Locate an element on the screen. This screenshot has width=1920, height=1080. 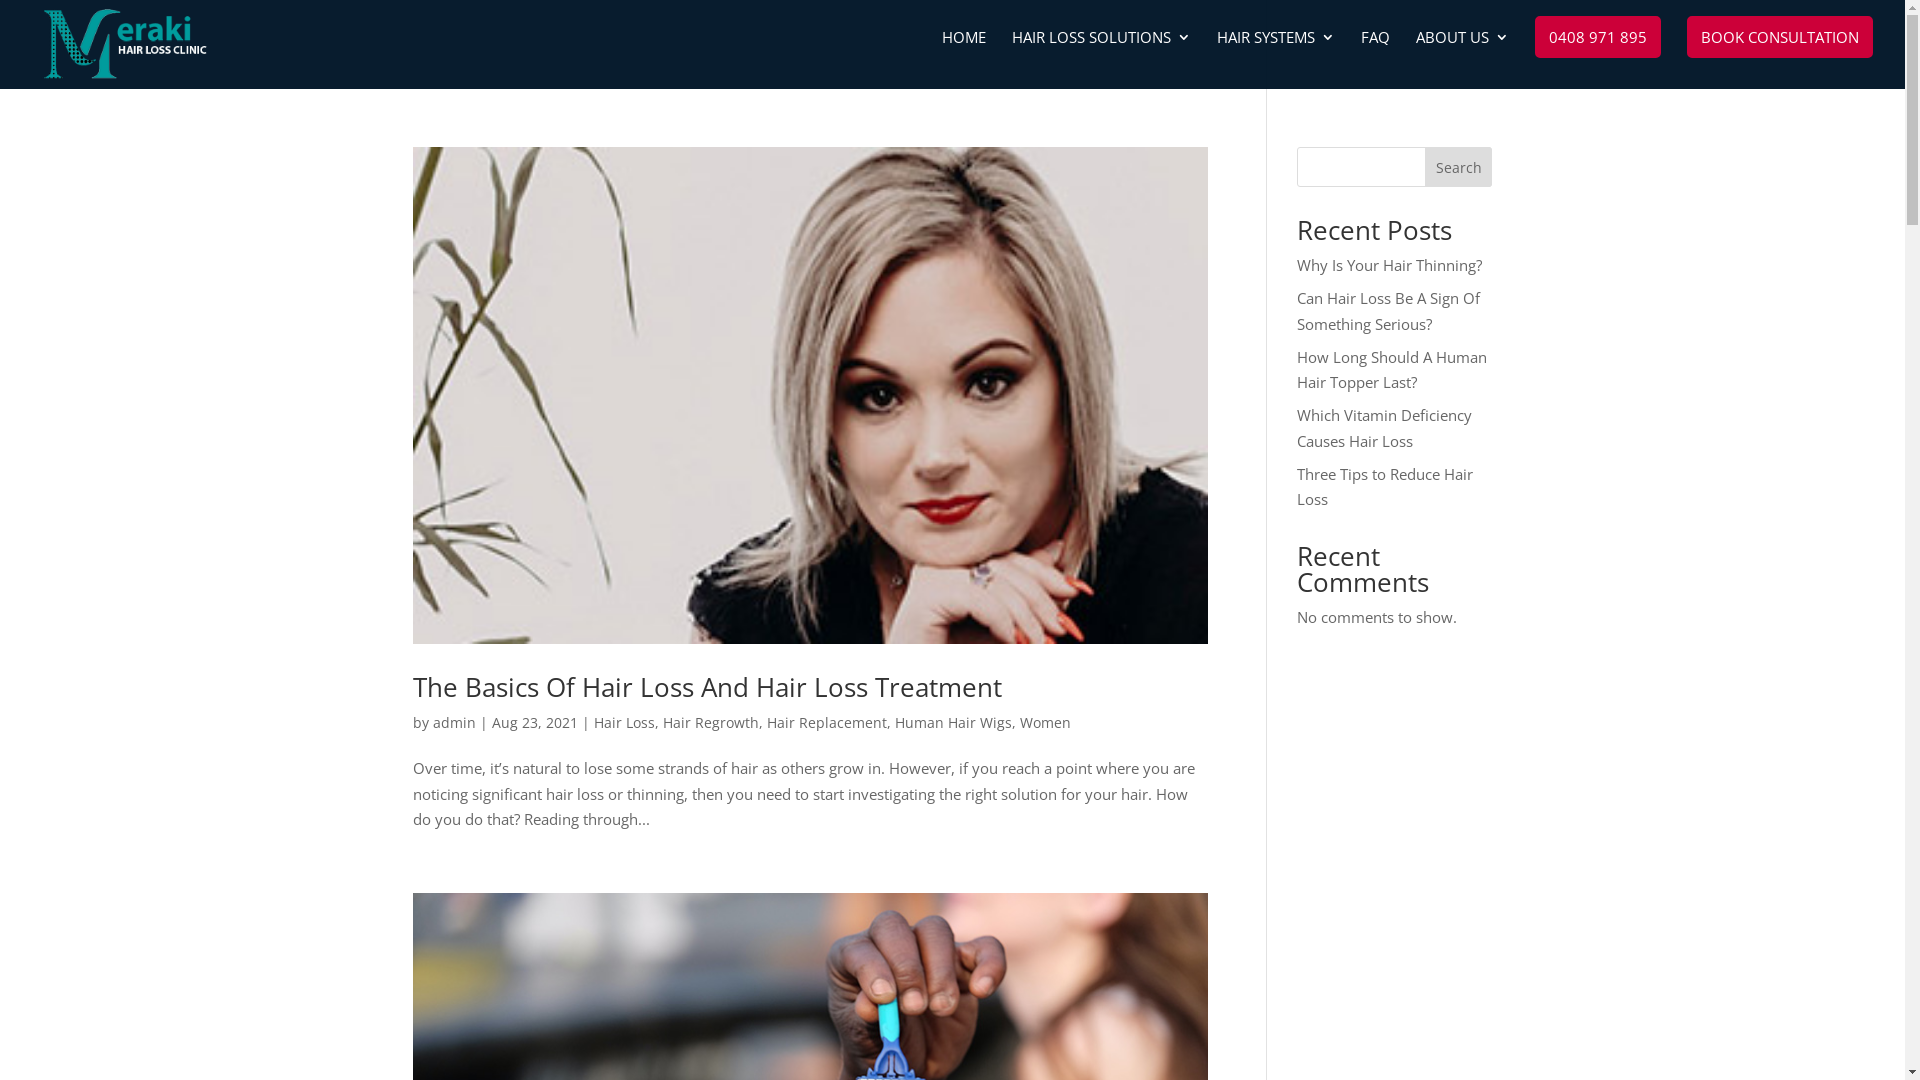
'FAQ' is located at coordinates (1360, 58).